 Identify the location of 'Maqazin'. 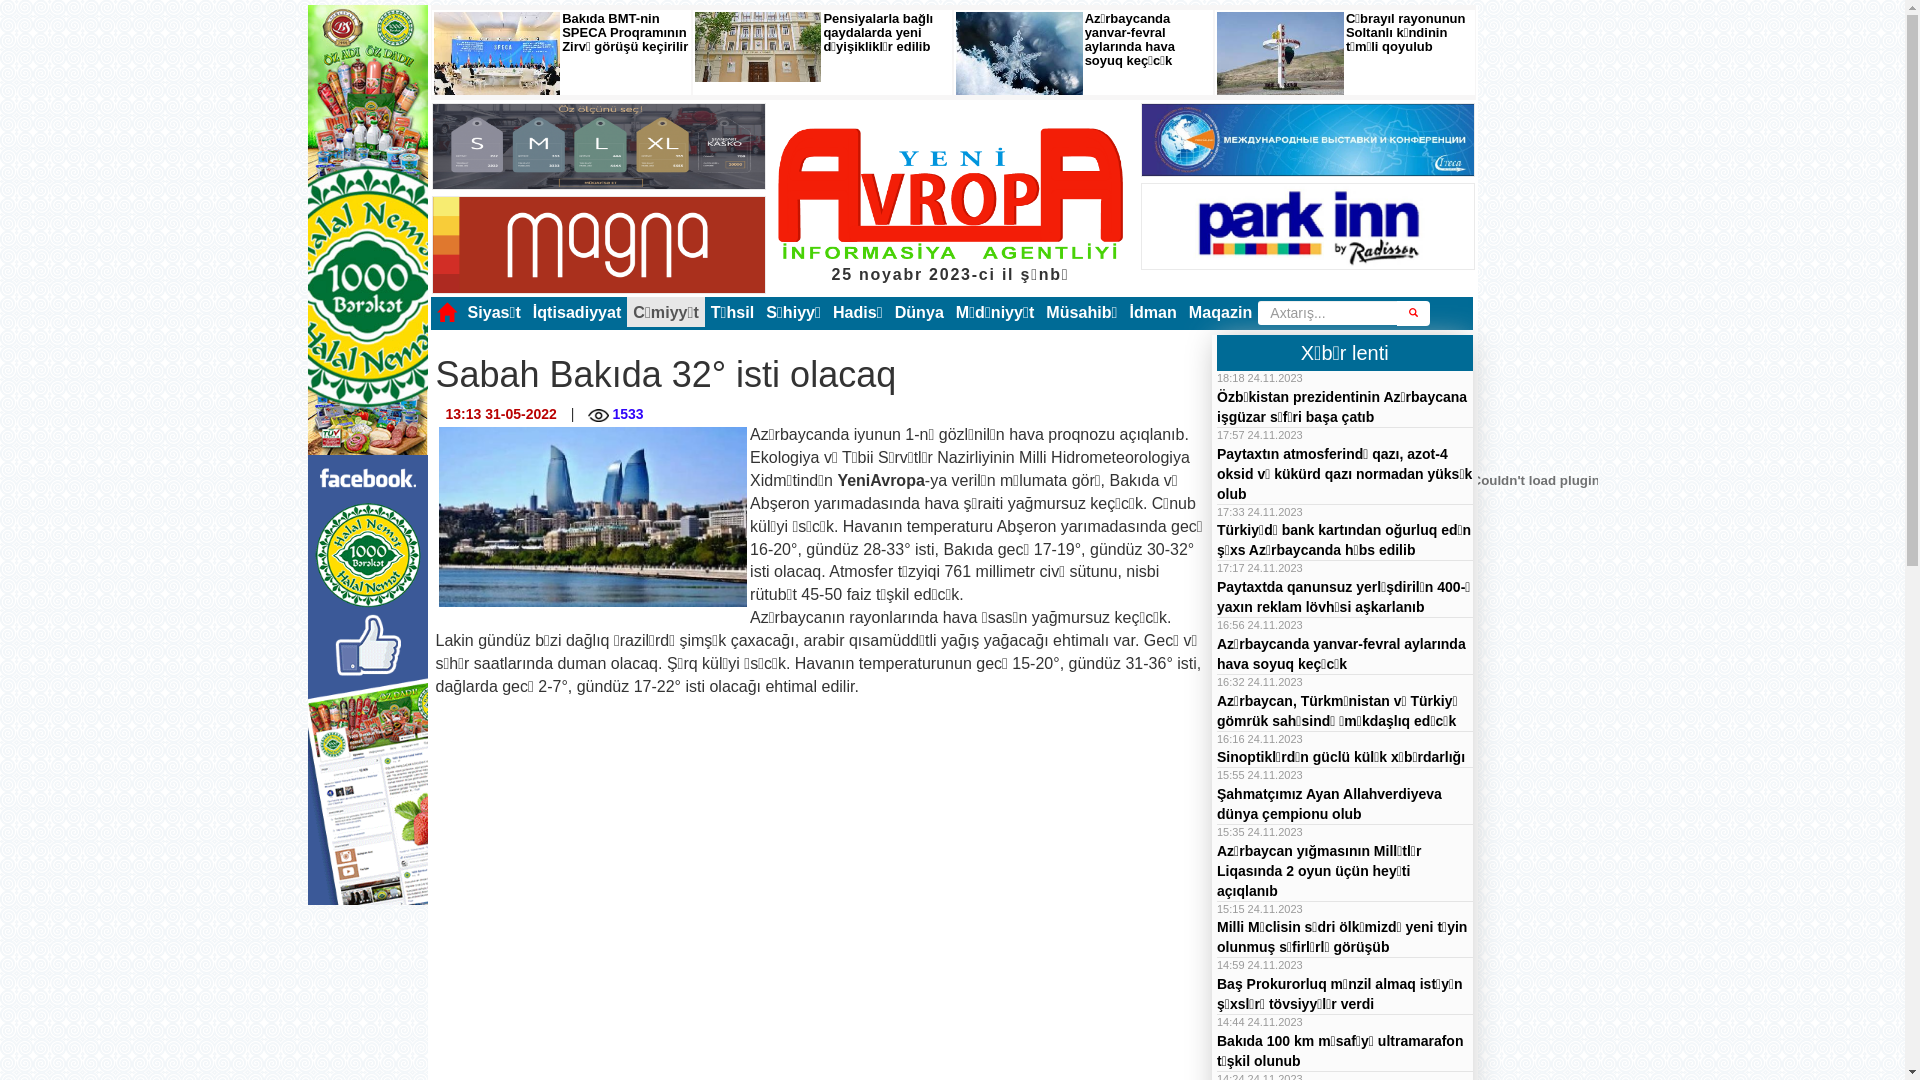
(1219, 312).